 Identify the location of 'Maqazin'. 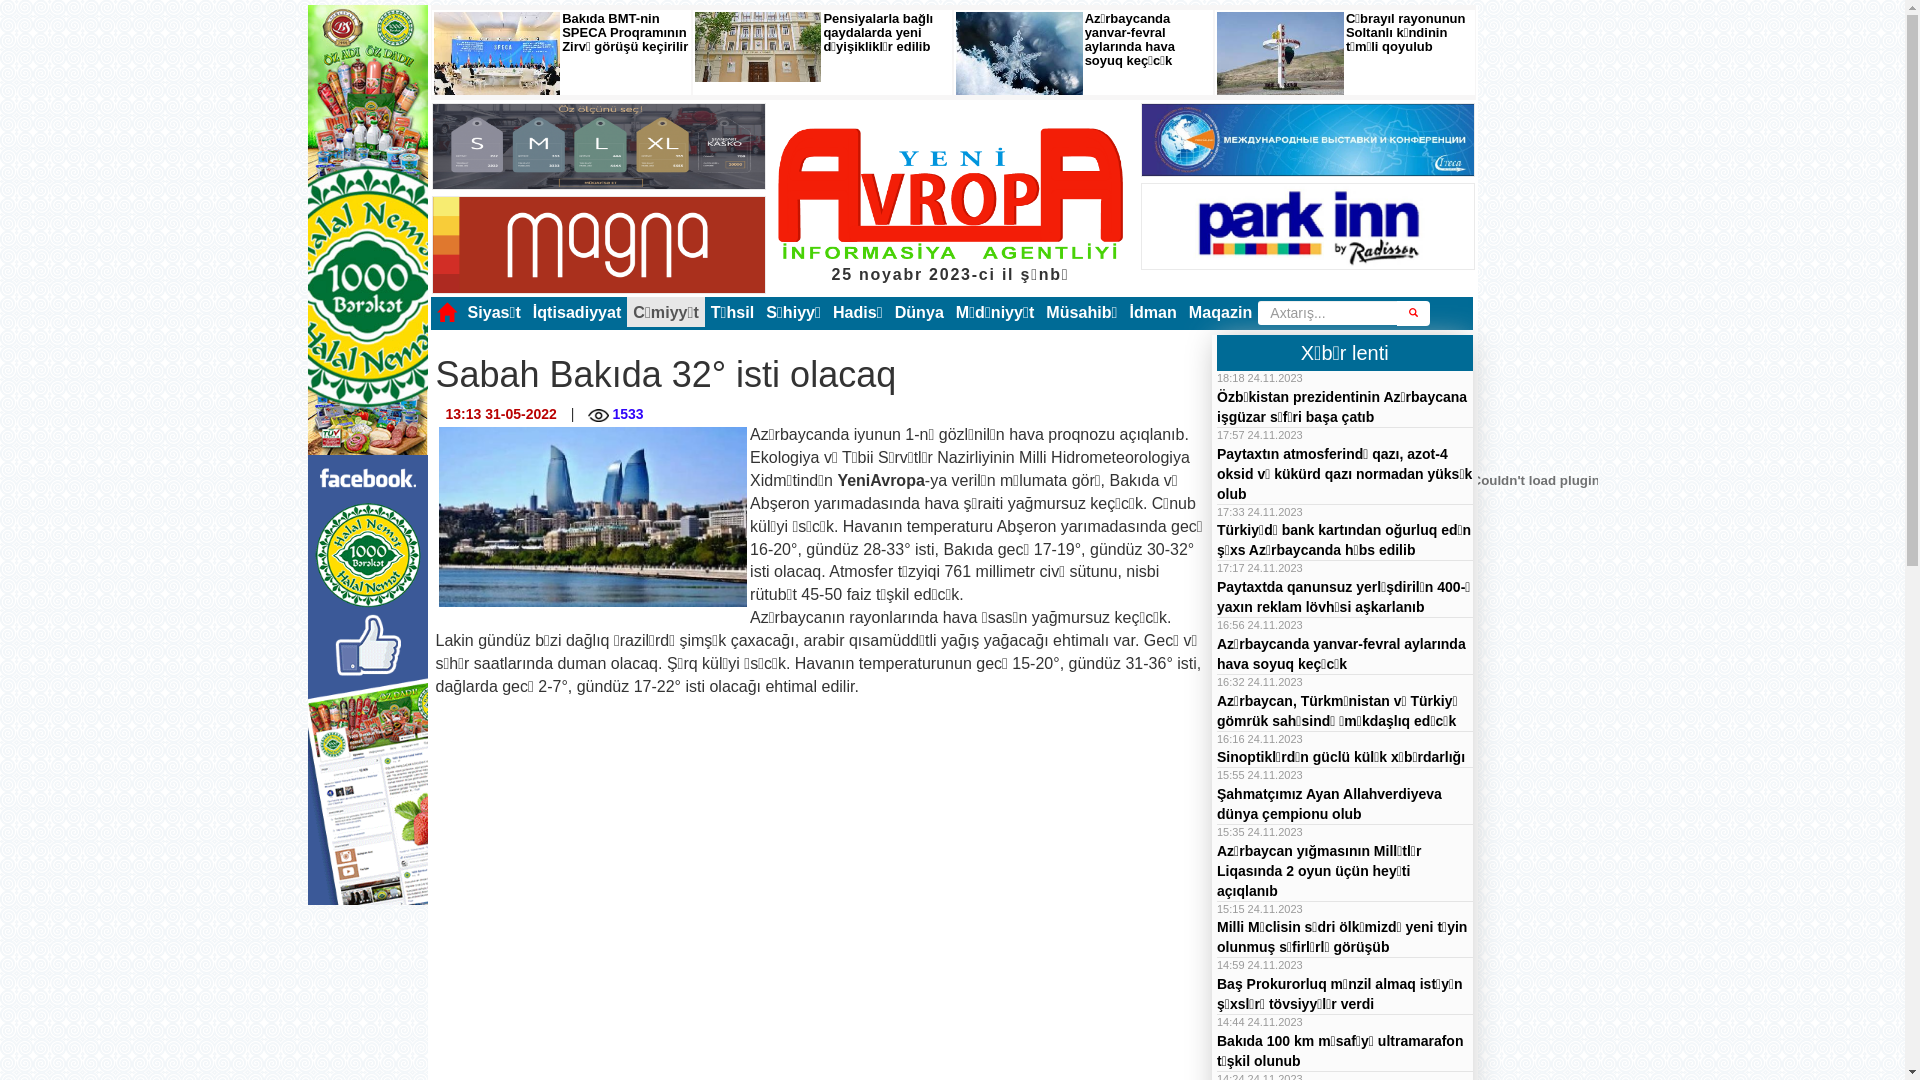
(1219, 312).